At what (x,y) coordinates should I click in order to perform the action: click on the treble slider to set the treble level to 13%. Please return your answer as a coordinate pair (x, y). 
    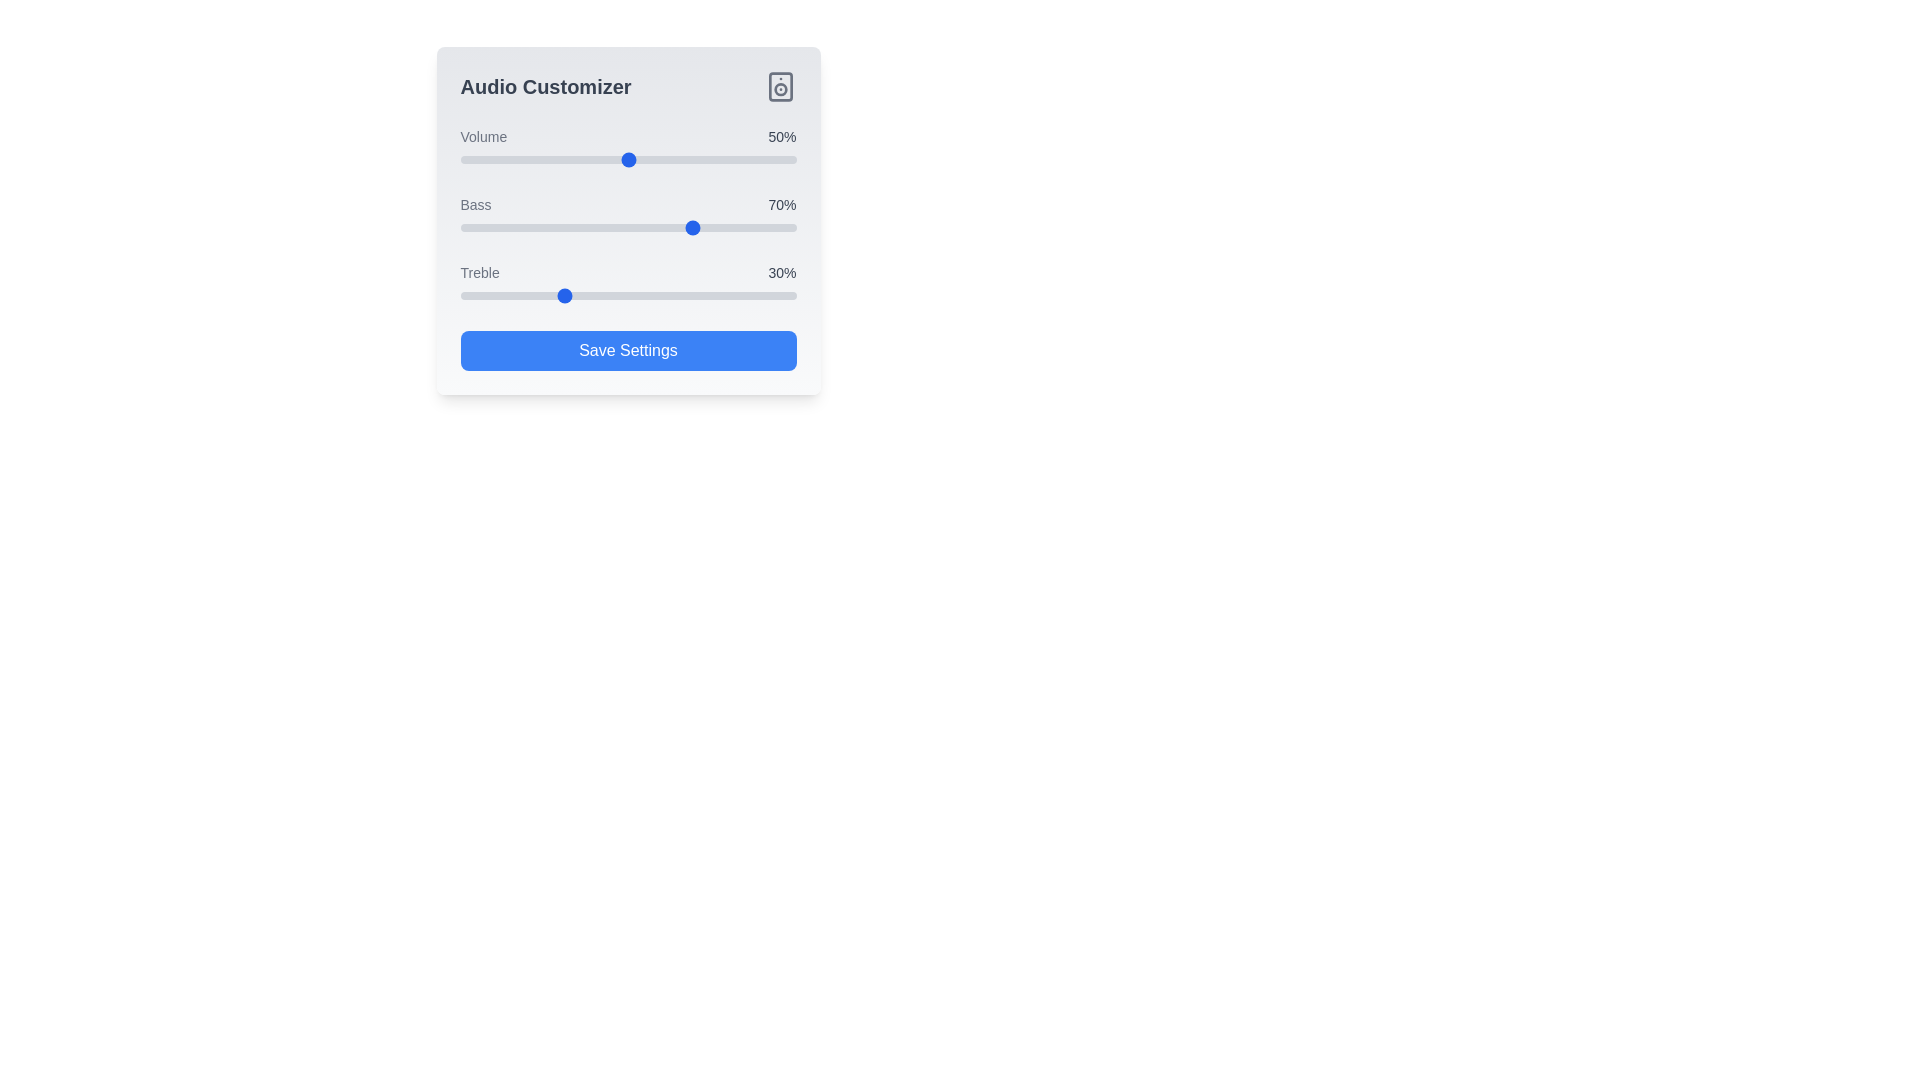
    Looking at the image, I should click on (504, 296).